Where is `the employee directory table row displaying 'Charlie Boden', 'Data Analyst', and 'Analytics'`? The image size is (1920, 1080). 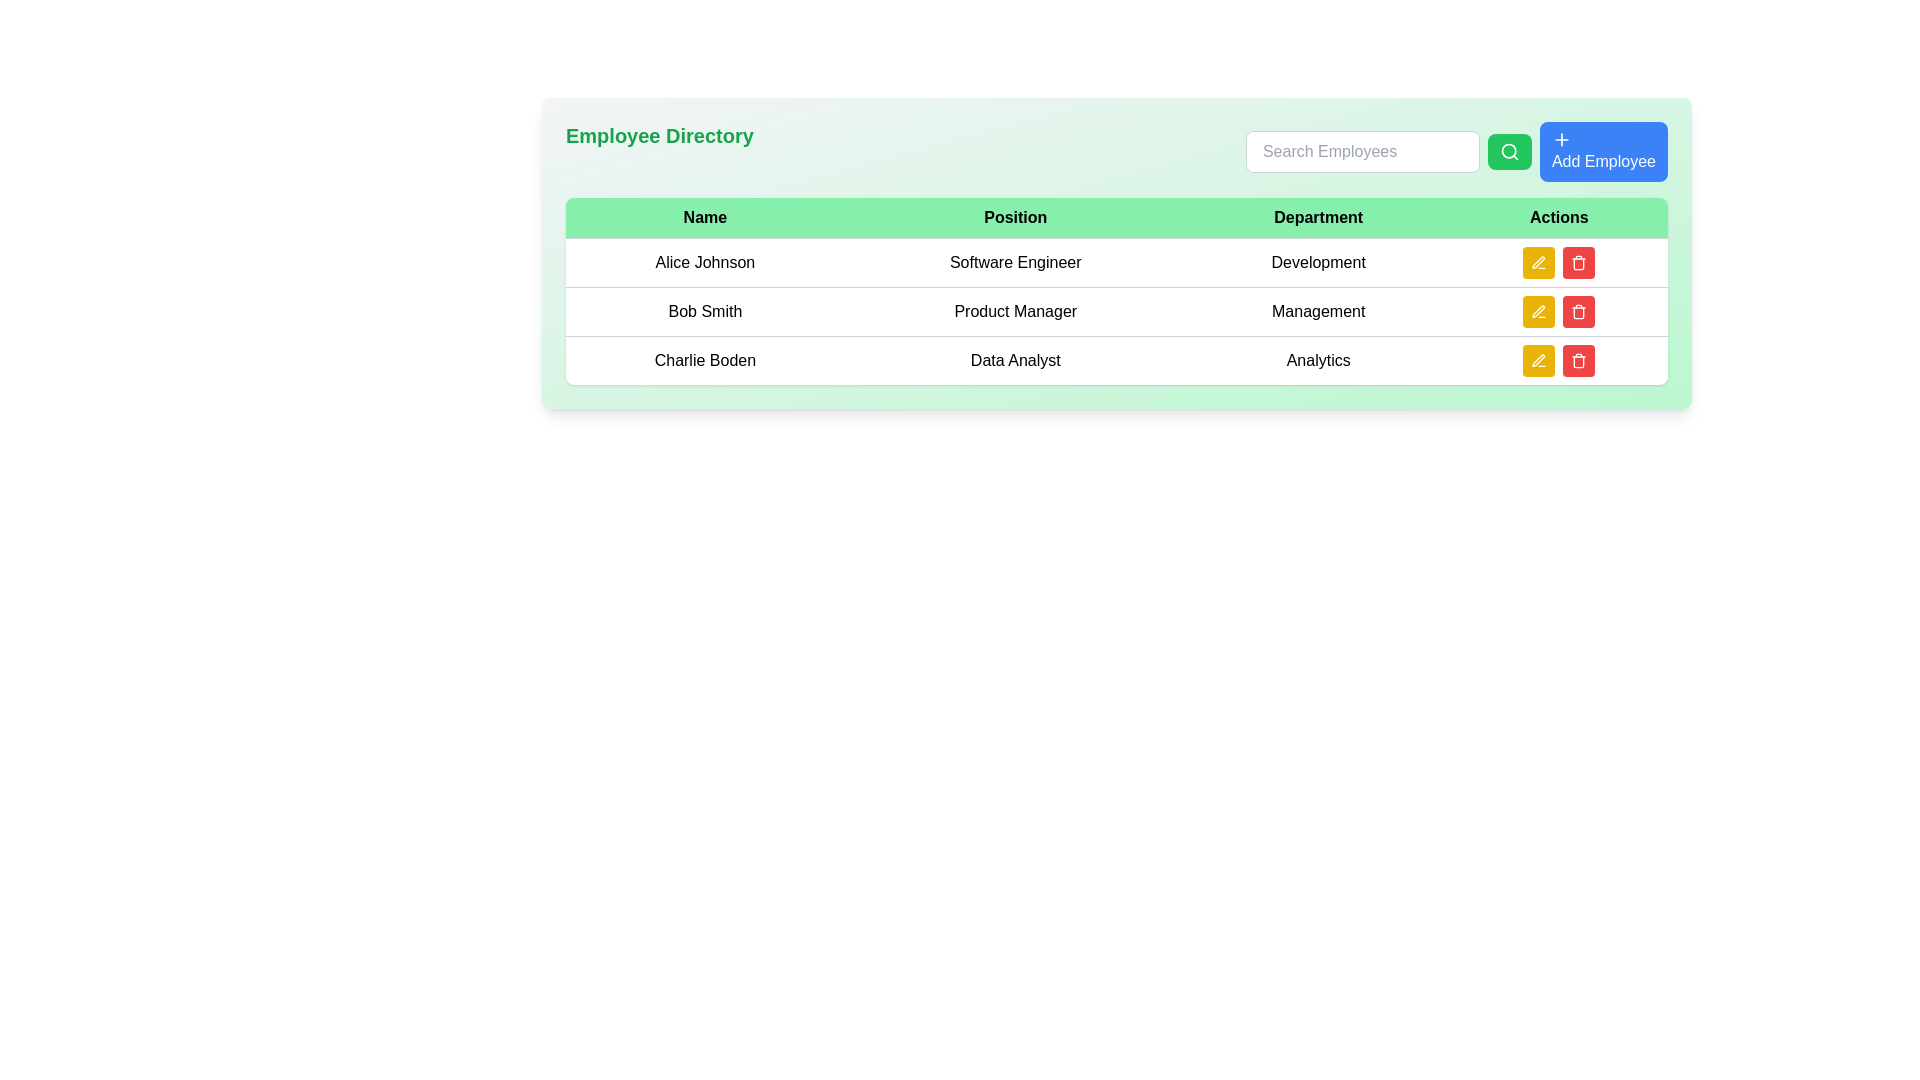
the employee directory table row displaying 'Charlie Boden', 'Data Analyst', and 'Analytics' is located at coordinates (1116, 358).